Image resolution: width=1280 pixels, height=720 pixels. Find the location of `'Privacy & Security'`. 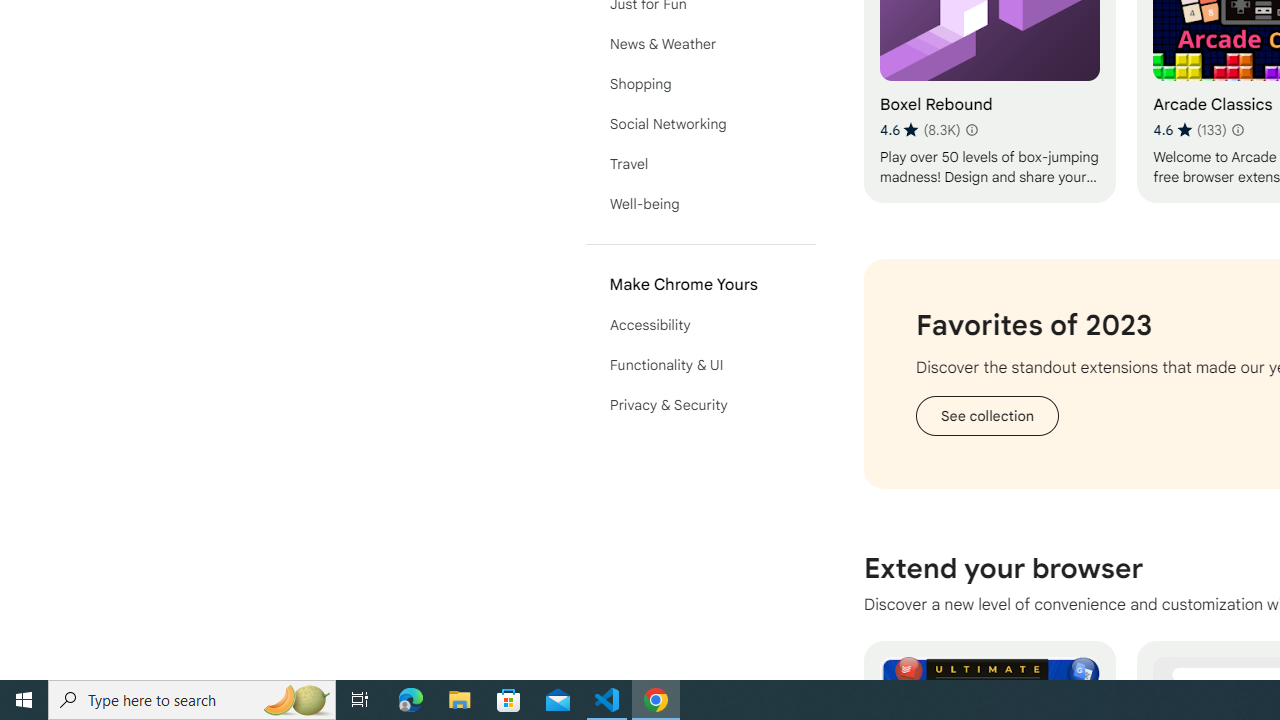

'Privacy & Security' is located at coordinates (700, 405).